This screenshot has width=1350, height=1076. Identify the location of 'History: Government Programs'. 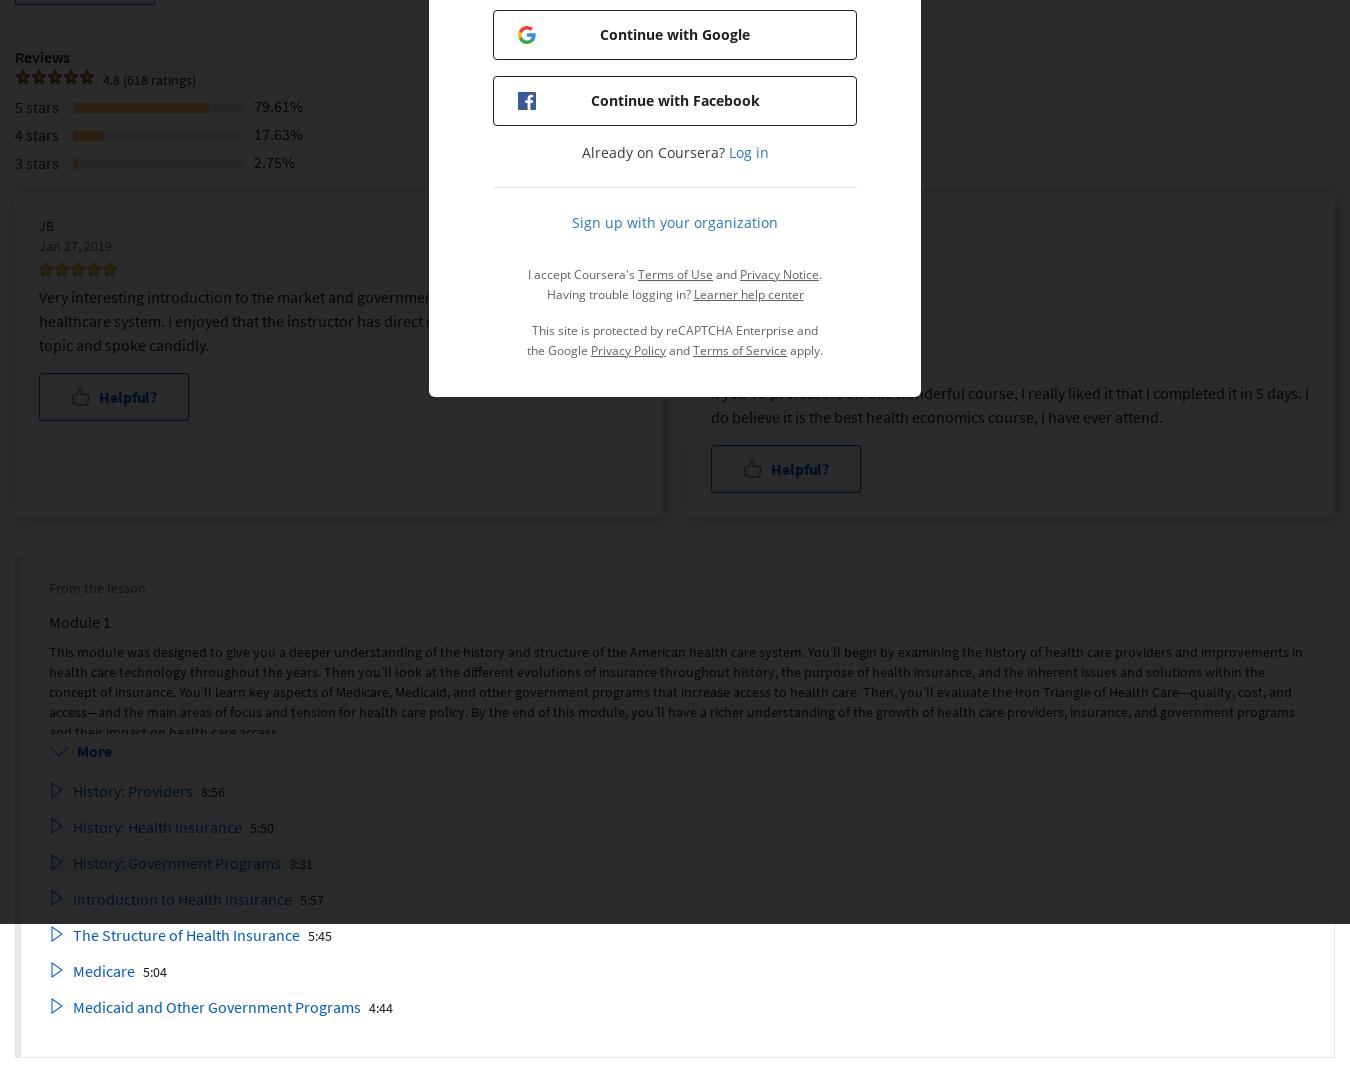
(72, 862).